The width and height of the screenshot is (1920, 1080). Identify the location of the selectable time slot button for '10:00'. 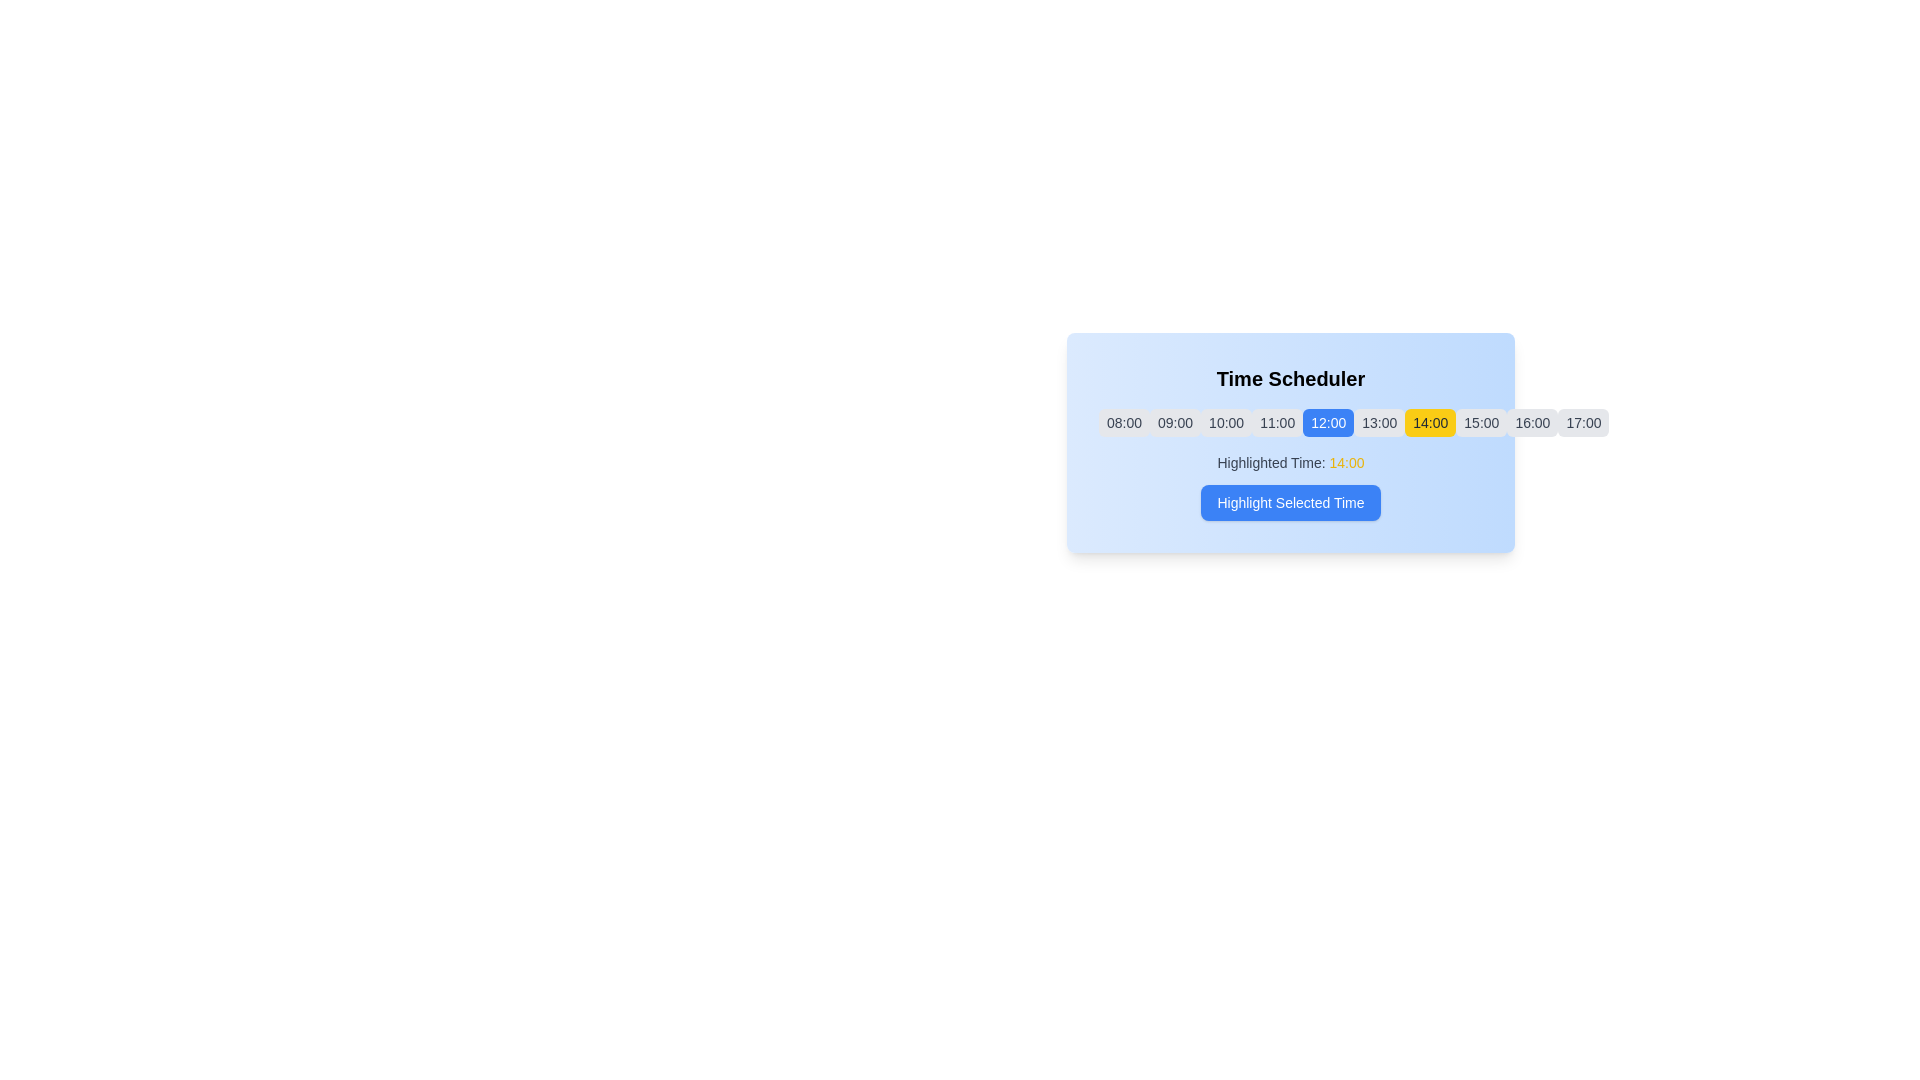
(1225, 422).